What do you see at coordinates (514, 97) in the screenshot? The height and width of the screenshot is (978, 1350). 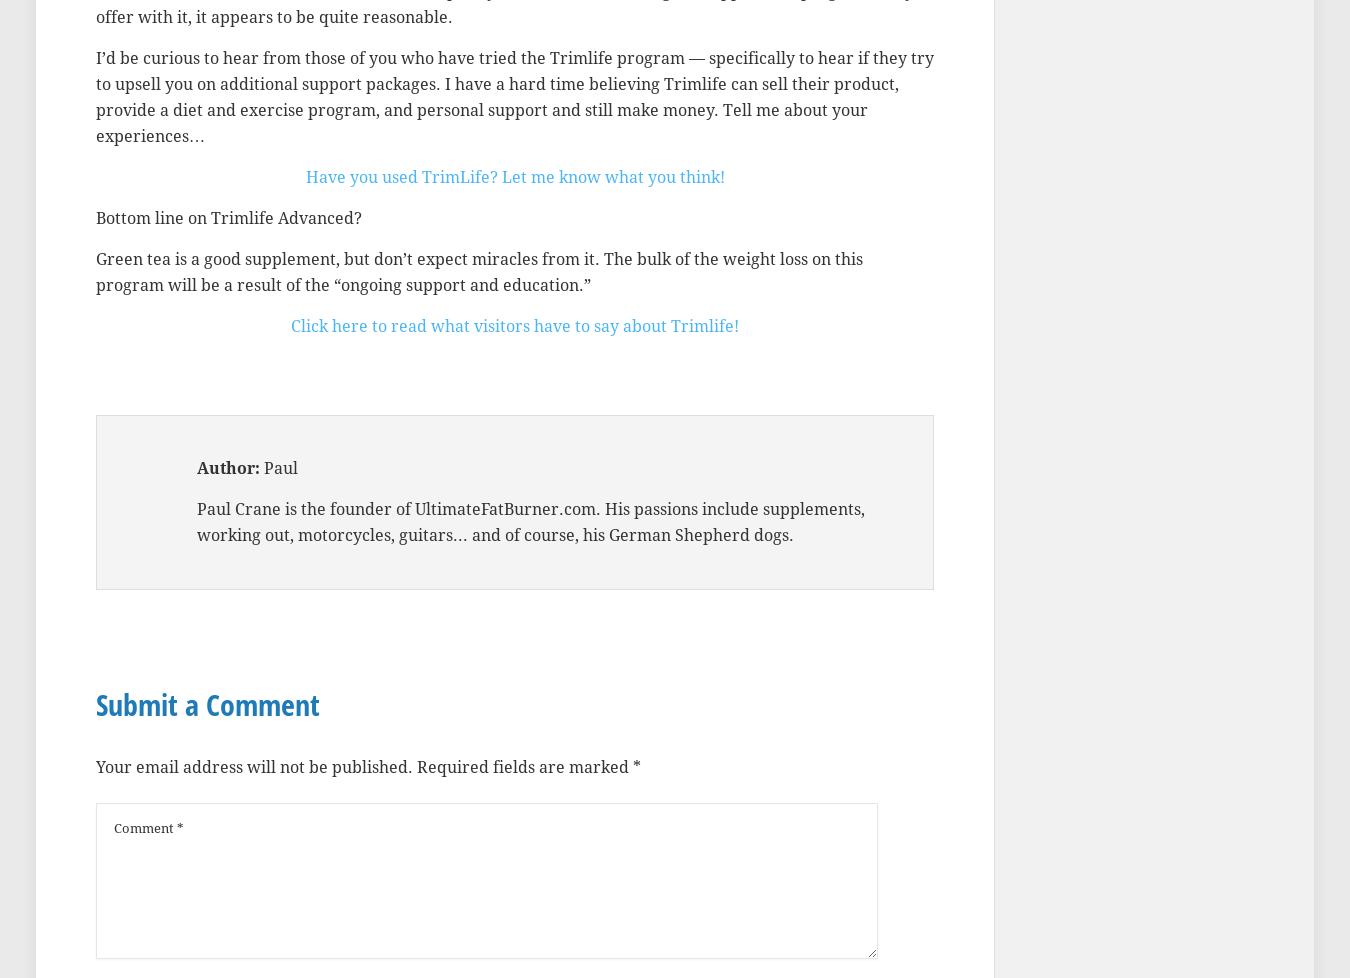 I see `'I’d be curious to hear from those of you who have tried the Trimlife program — specifically to hear if they try to upsell you on additional support packages. I have a hard time believing Trimlife can sell their product, provide a diet and exercise program, and personal support and still make money. Tell me about your experiences…'` at bounding box center [514, 97].